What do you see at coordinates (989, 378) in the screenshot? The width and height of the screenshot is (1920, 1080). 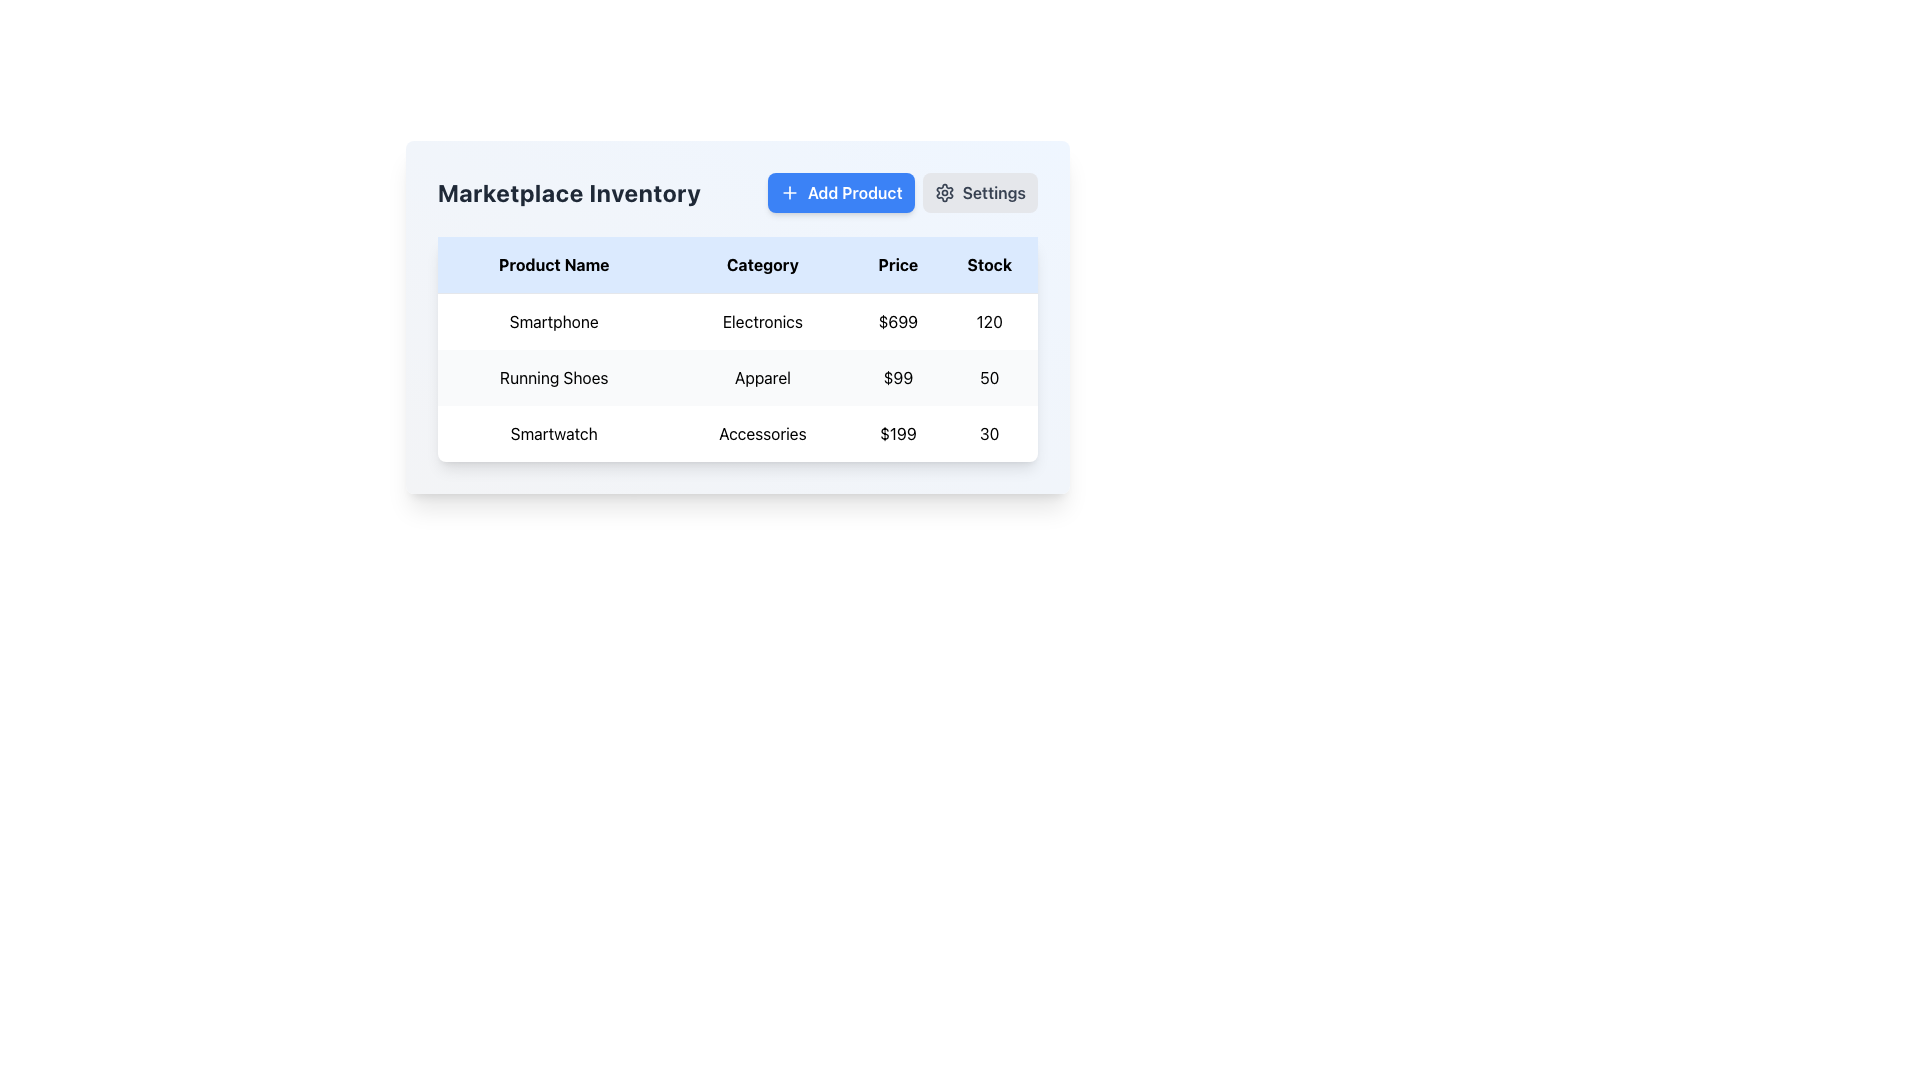 I see `stock count of the product 'Running Shoes' located in the rightmost cell of the second row in the 'Stock' column of the inventory table` at bounding box center [989, 378].